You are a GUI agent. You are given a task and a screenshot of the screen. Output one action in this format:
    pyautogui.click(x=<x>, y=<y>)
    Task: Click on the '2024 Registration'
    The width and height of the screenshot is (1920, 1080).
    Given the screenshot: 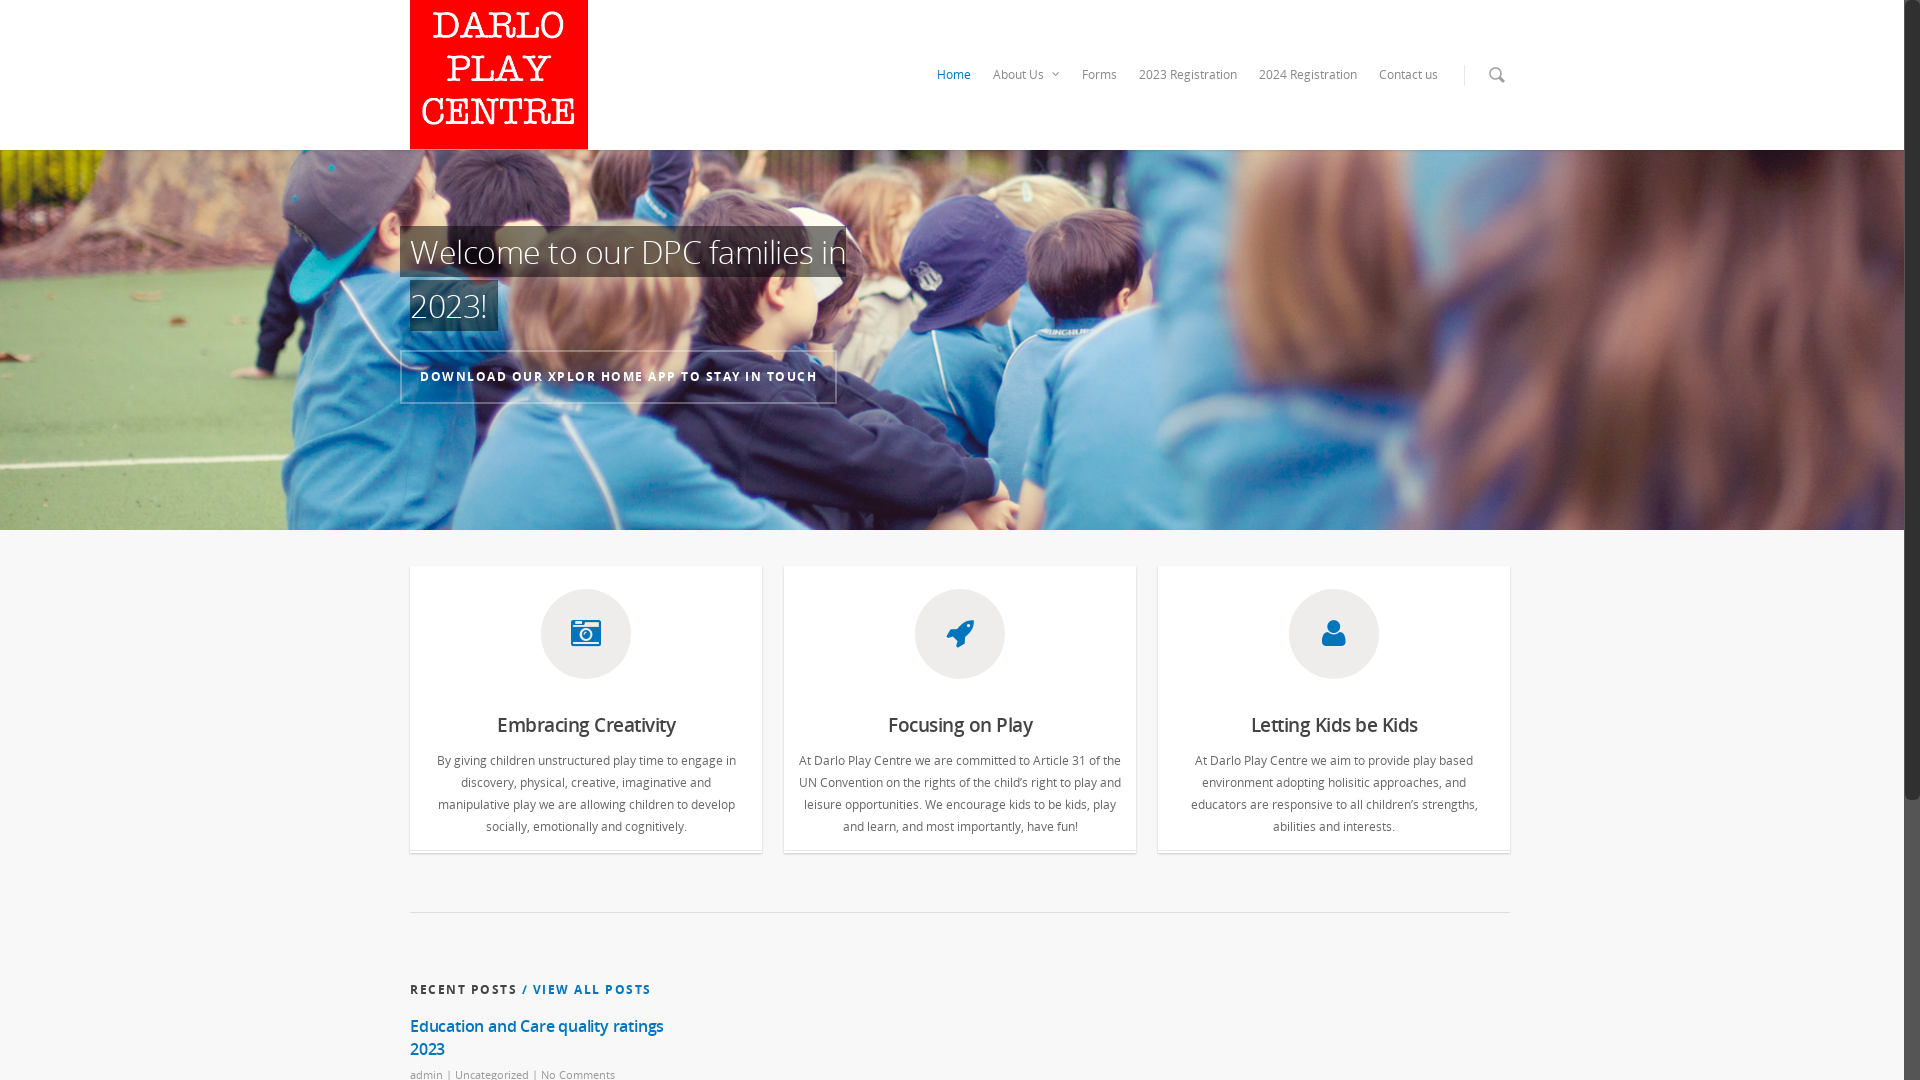 What is the action you would take?
    pyautogui.click(x=1308, y=73)
    